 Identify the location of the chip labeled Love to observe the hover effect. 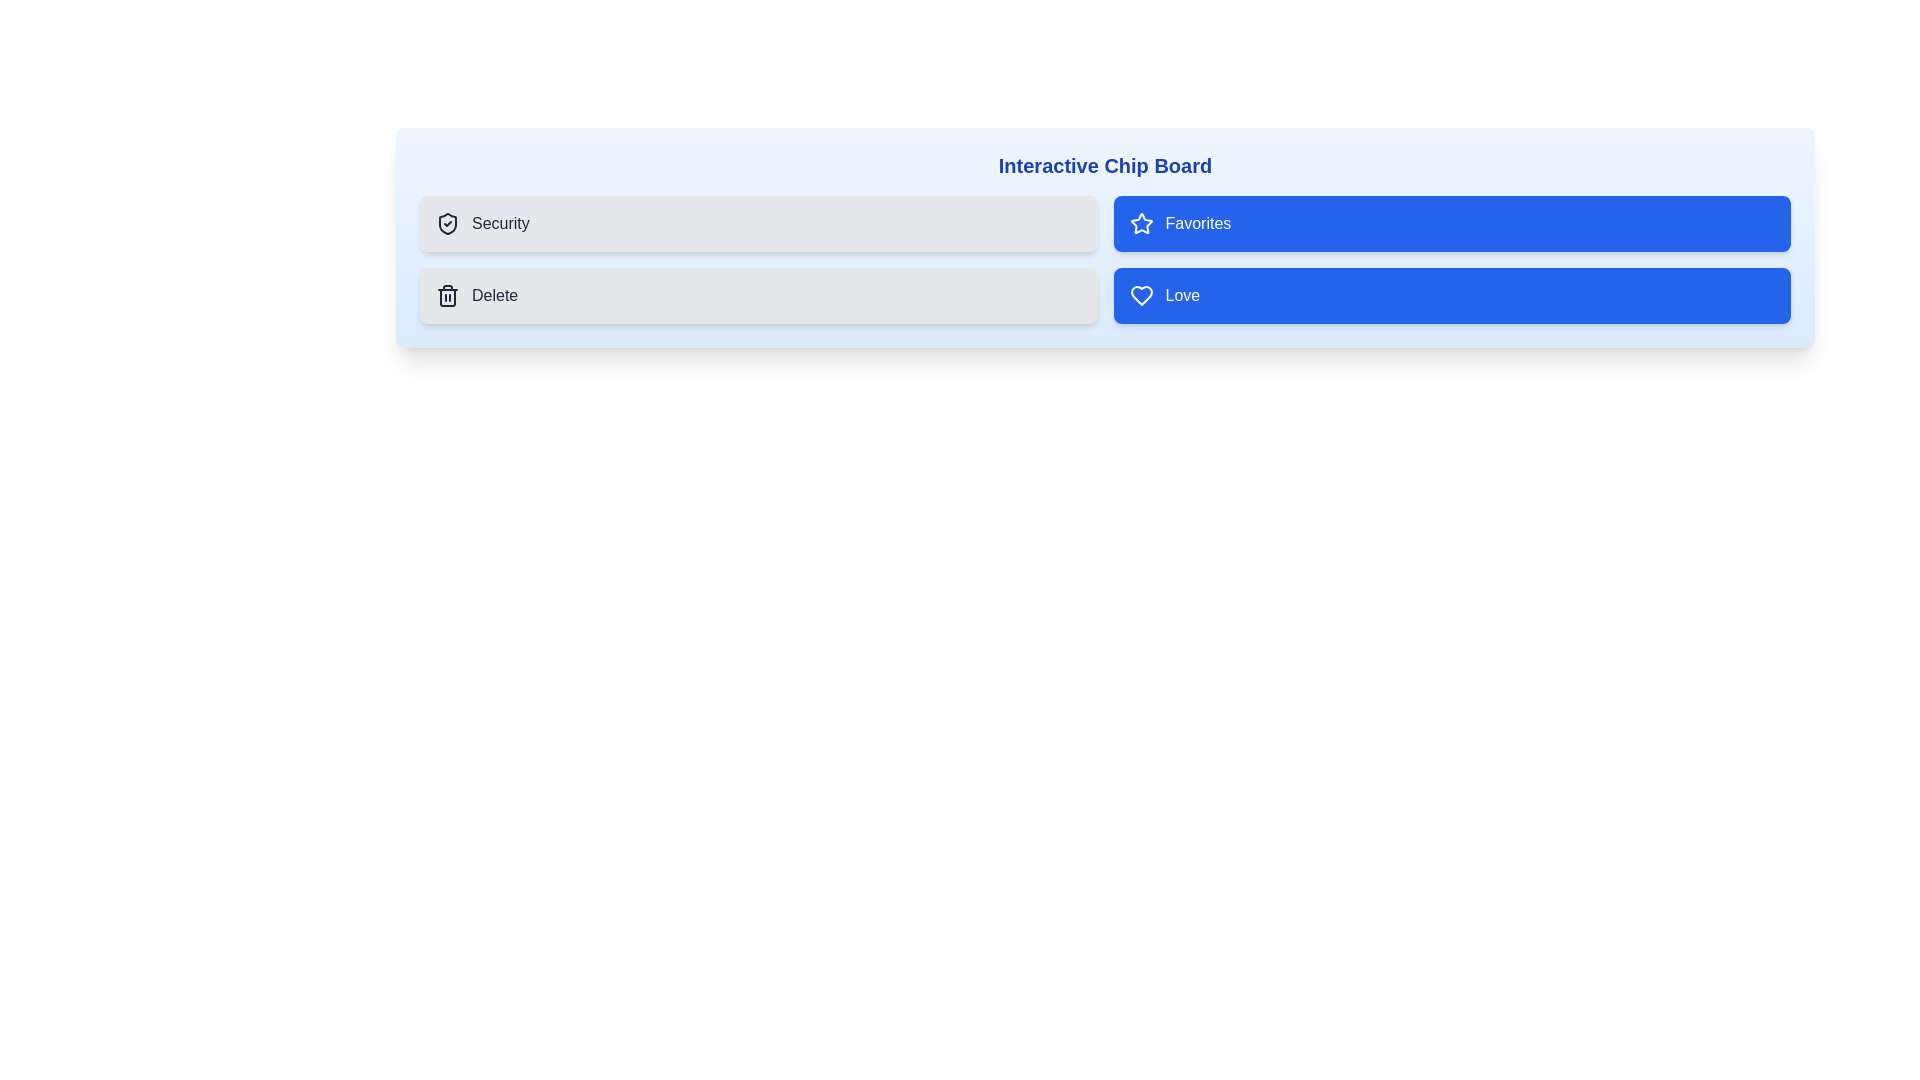
(1452, 296).